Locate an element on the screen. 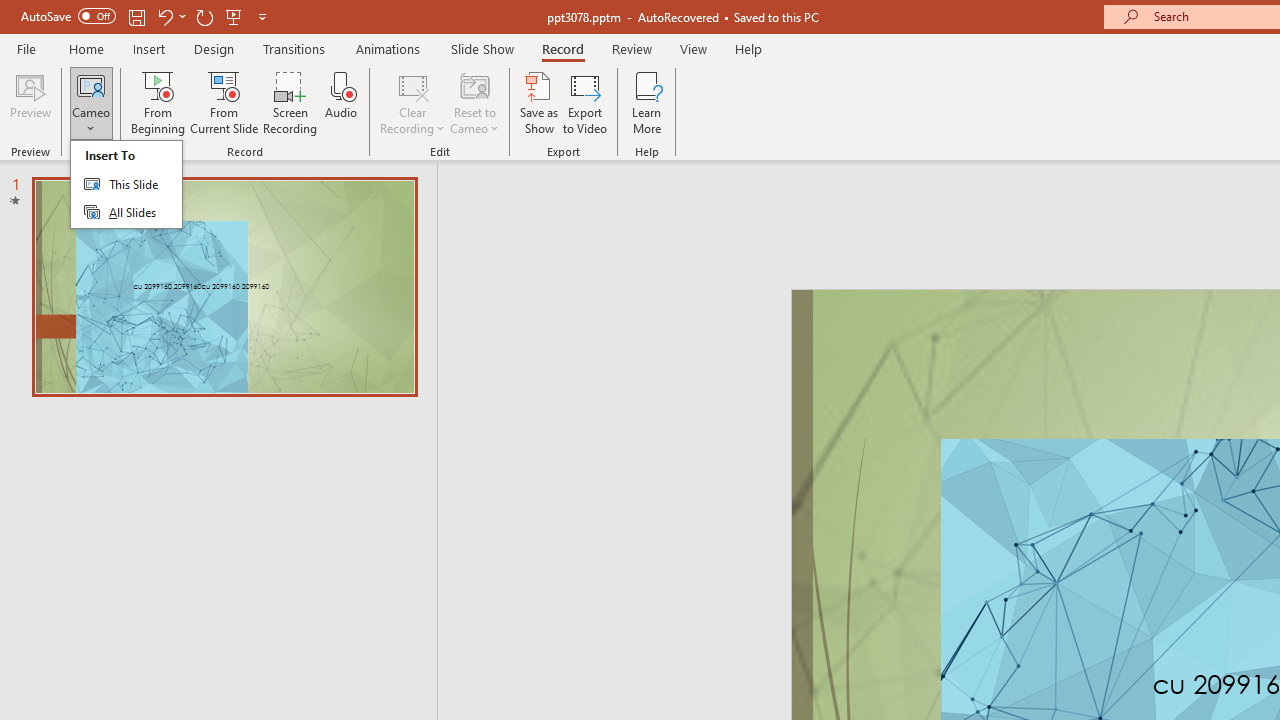 The width and height of the screenshot is (1280, 720). 'Learn More' is located at coordinates (647, 103).